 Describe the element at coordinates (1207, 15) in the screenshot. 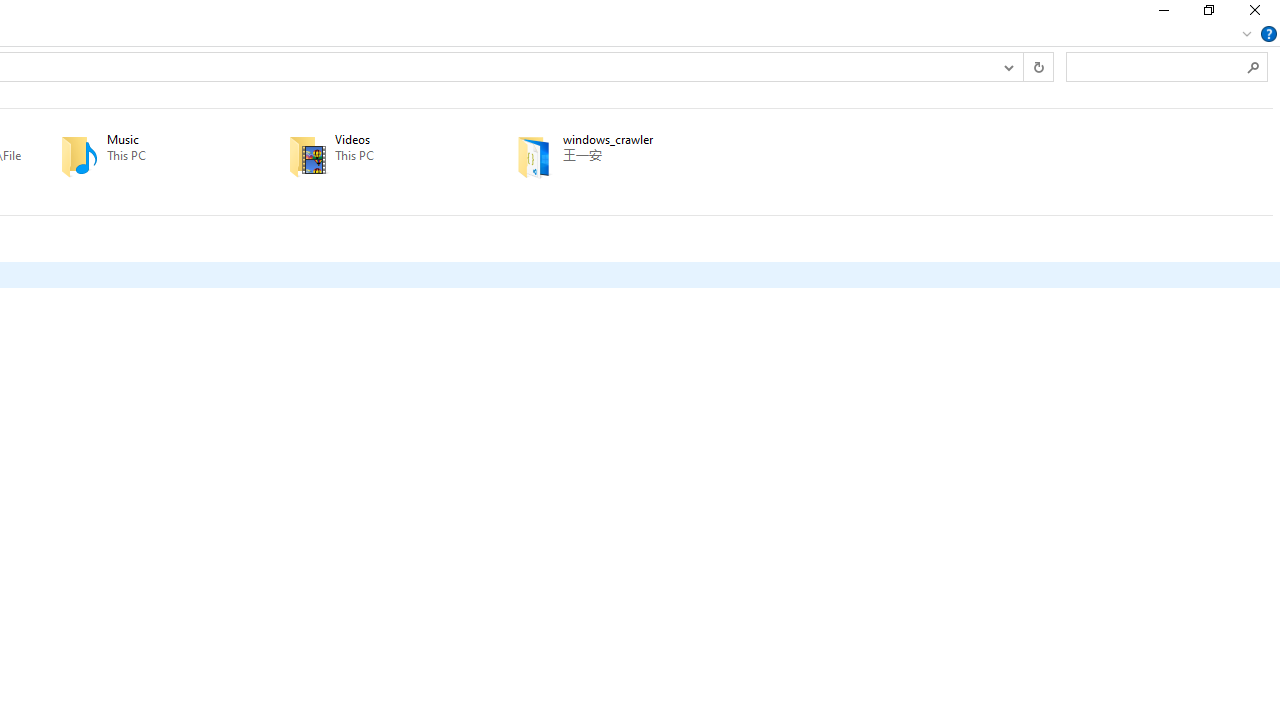

I see `'Restore'` at that location.